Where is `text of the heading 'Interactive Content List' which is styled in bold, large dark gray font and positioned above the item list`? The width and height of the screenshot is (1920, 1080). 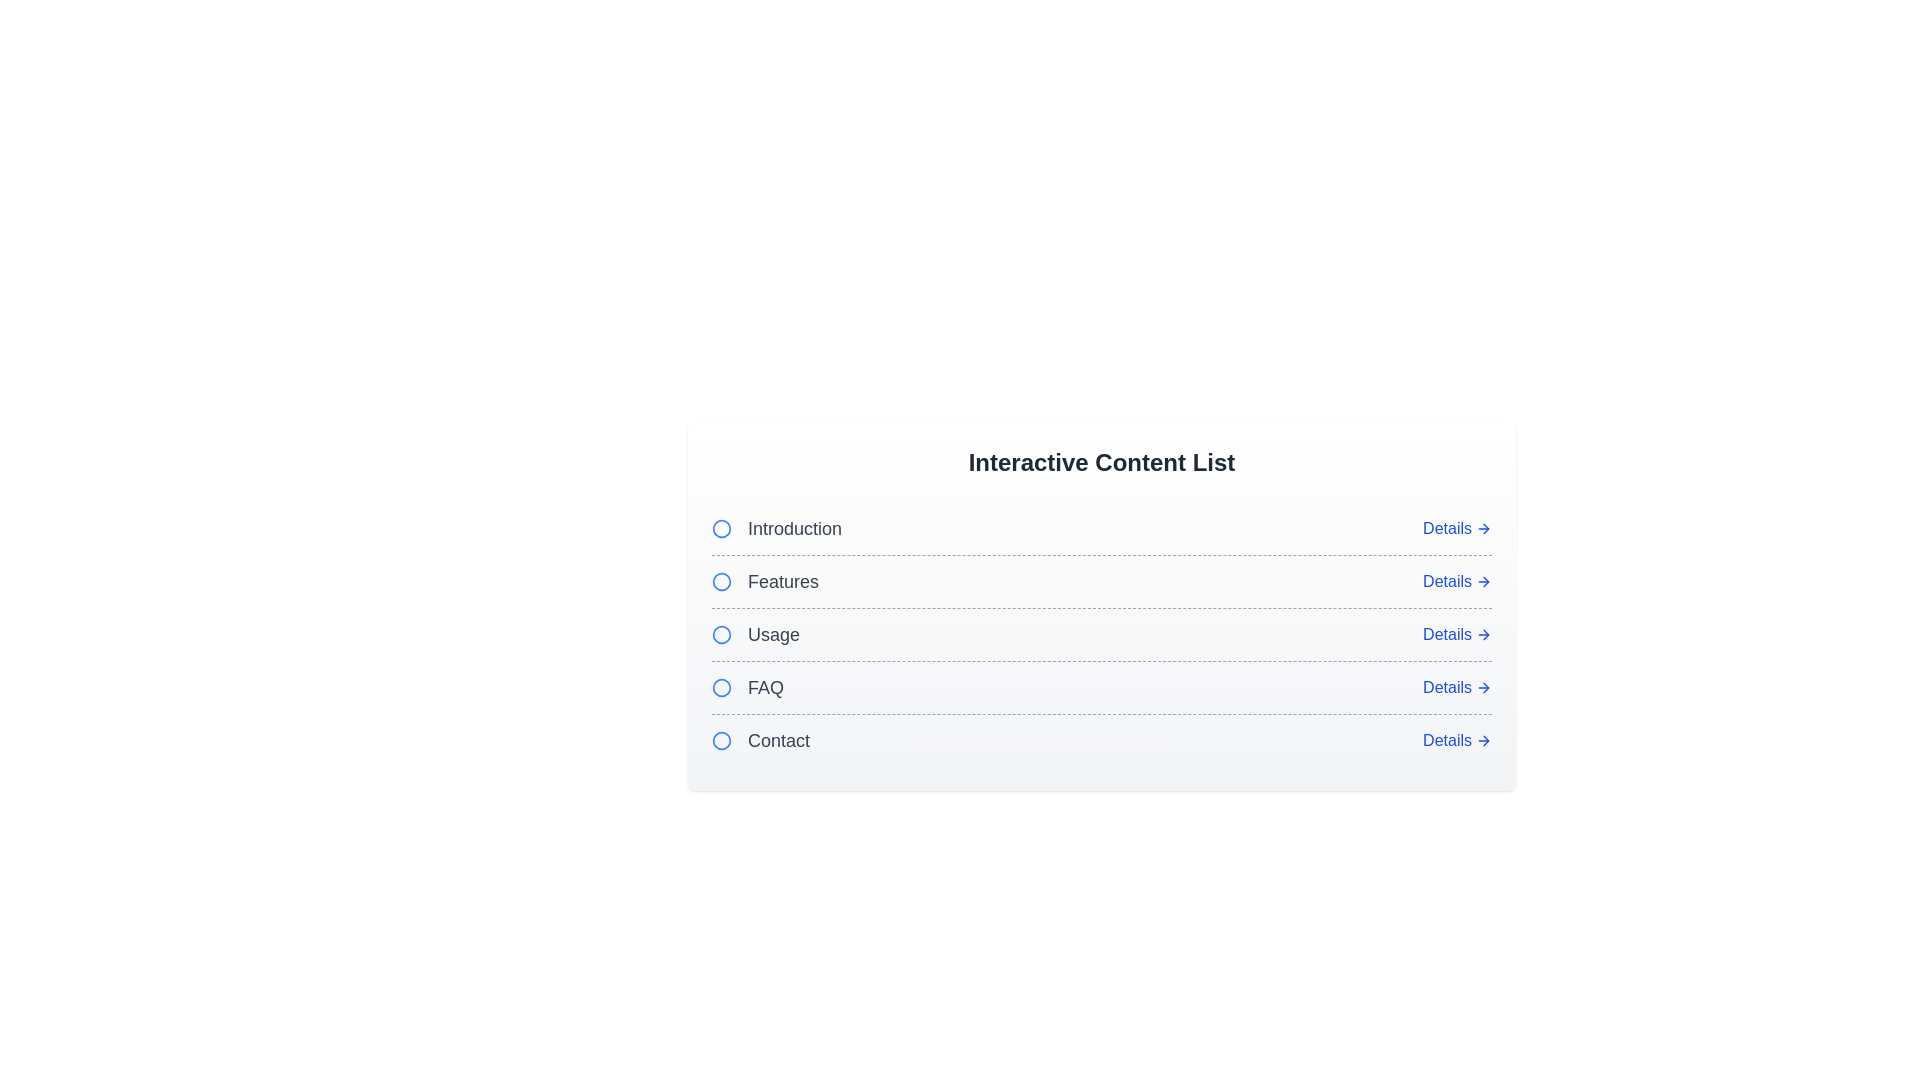
text of the heading 'Interactive Content List' which is styled in bold, large dark gray font and positioned above the item list is located at coordinates (1101, 462).